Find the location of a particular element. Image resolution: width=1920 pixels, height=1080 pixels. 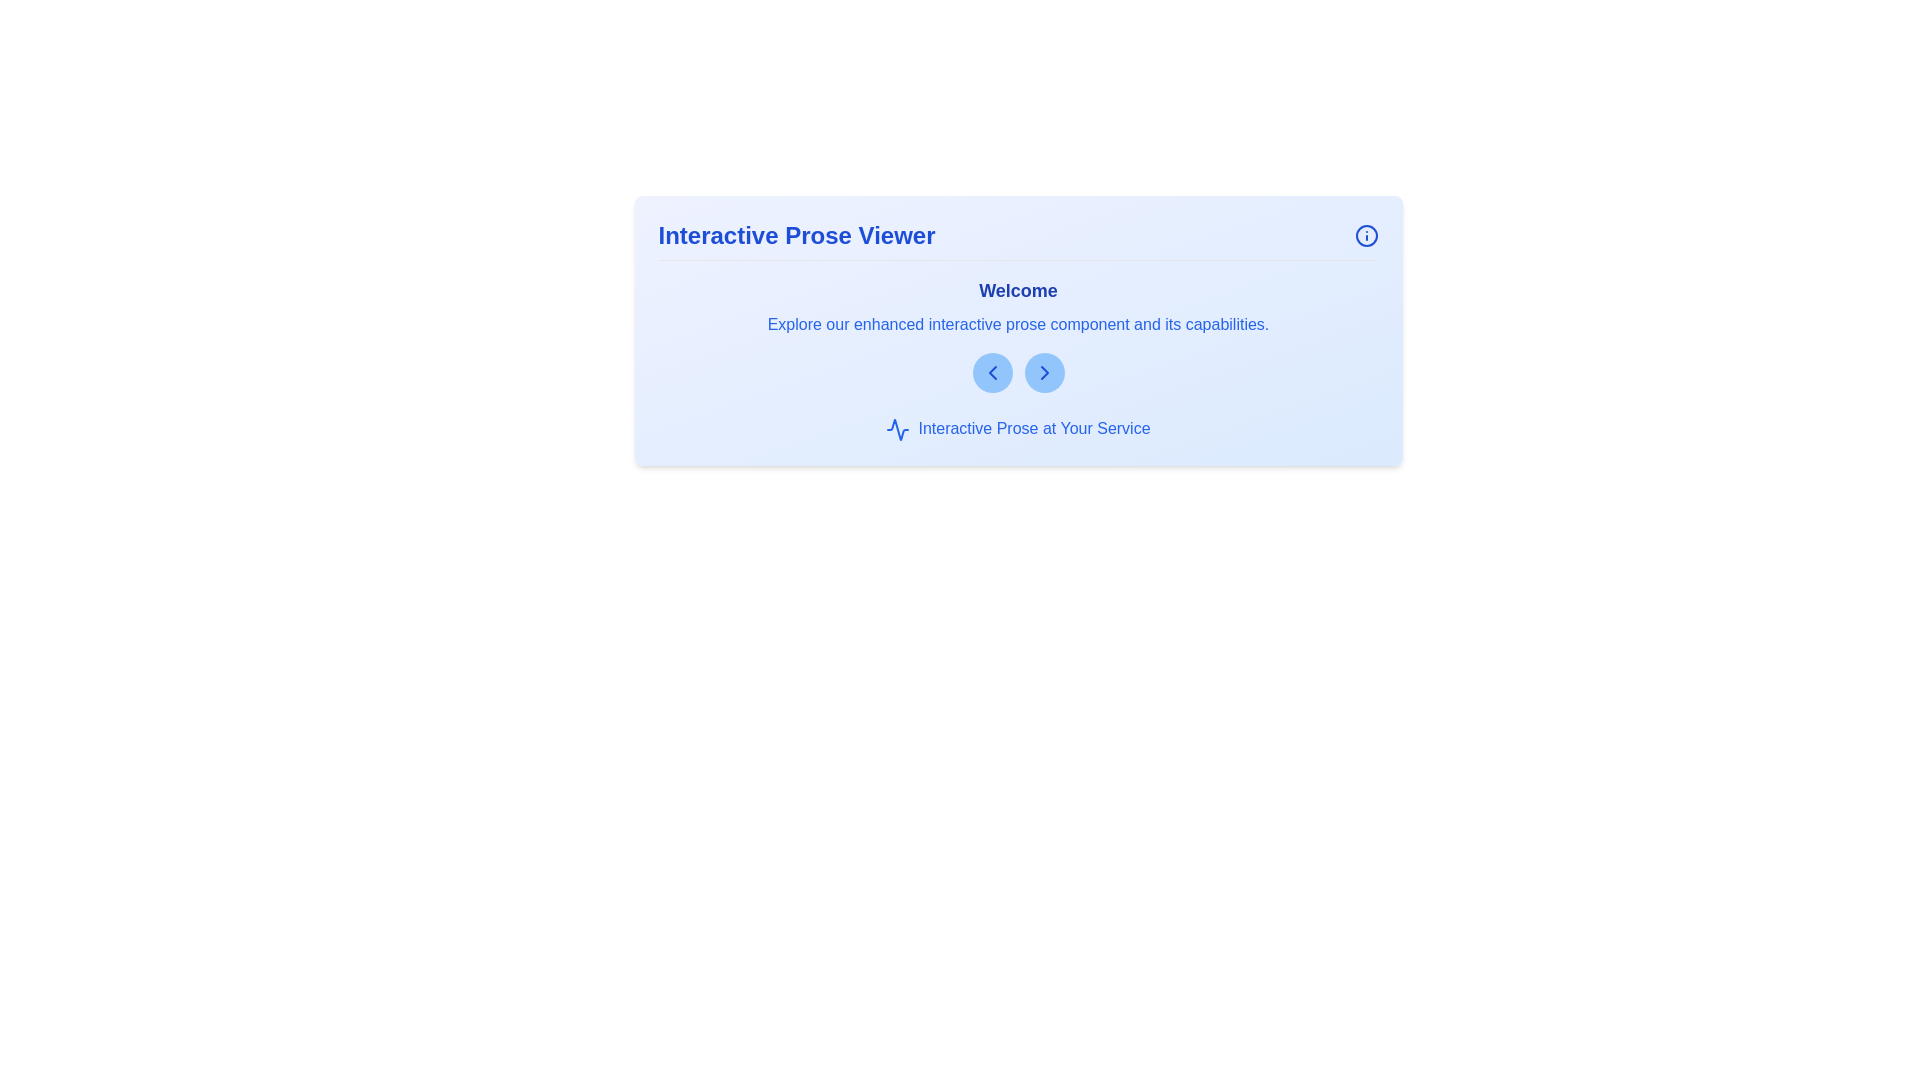

the icon that visually represents an activity or waveform concept, located to the left of the text 'Interactive Prose at Your Service', aligned beneath 'Welcome' and the text navigation icons is located at coordinates (897, 428).